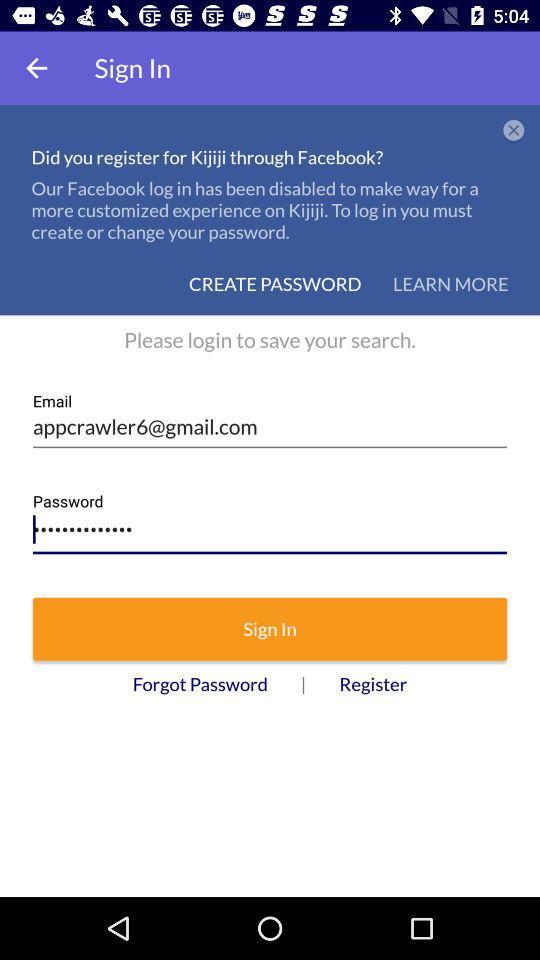 This screenshot has height=960, width=540. Describe the element at coordinates (270, 419) in the screenshot. I see `appcrawler6@gmail.com` at that location.